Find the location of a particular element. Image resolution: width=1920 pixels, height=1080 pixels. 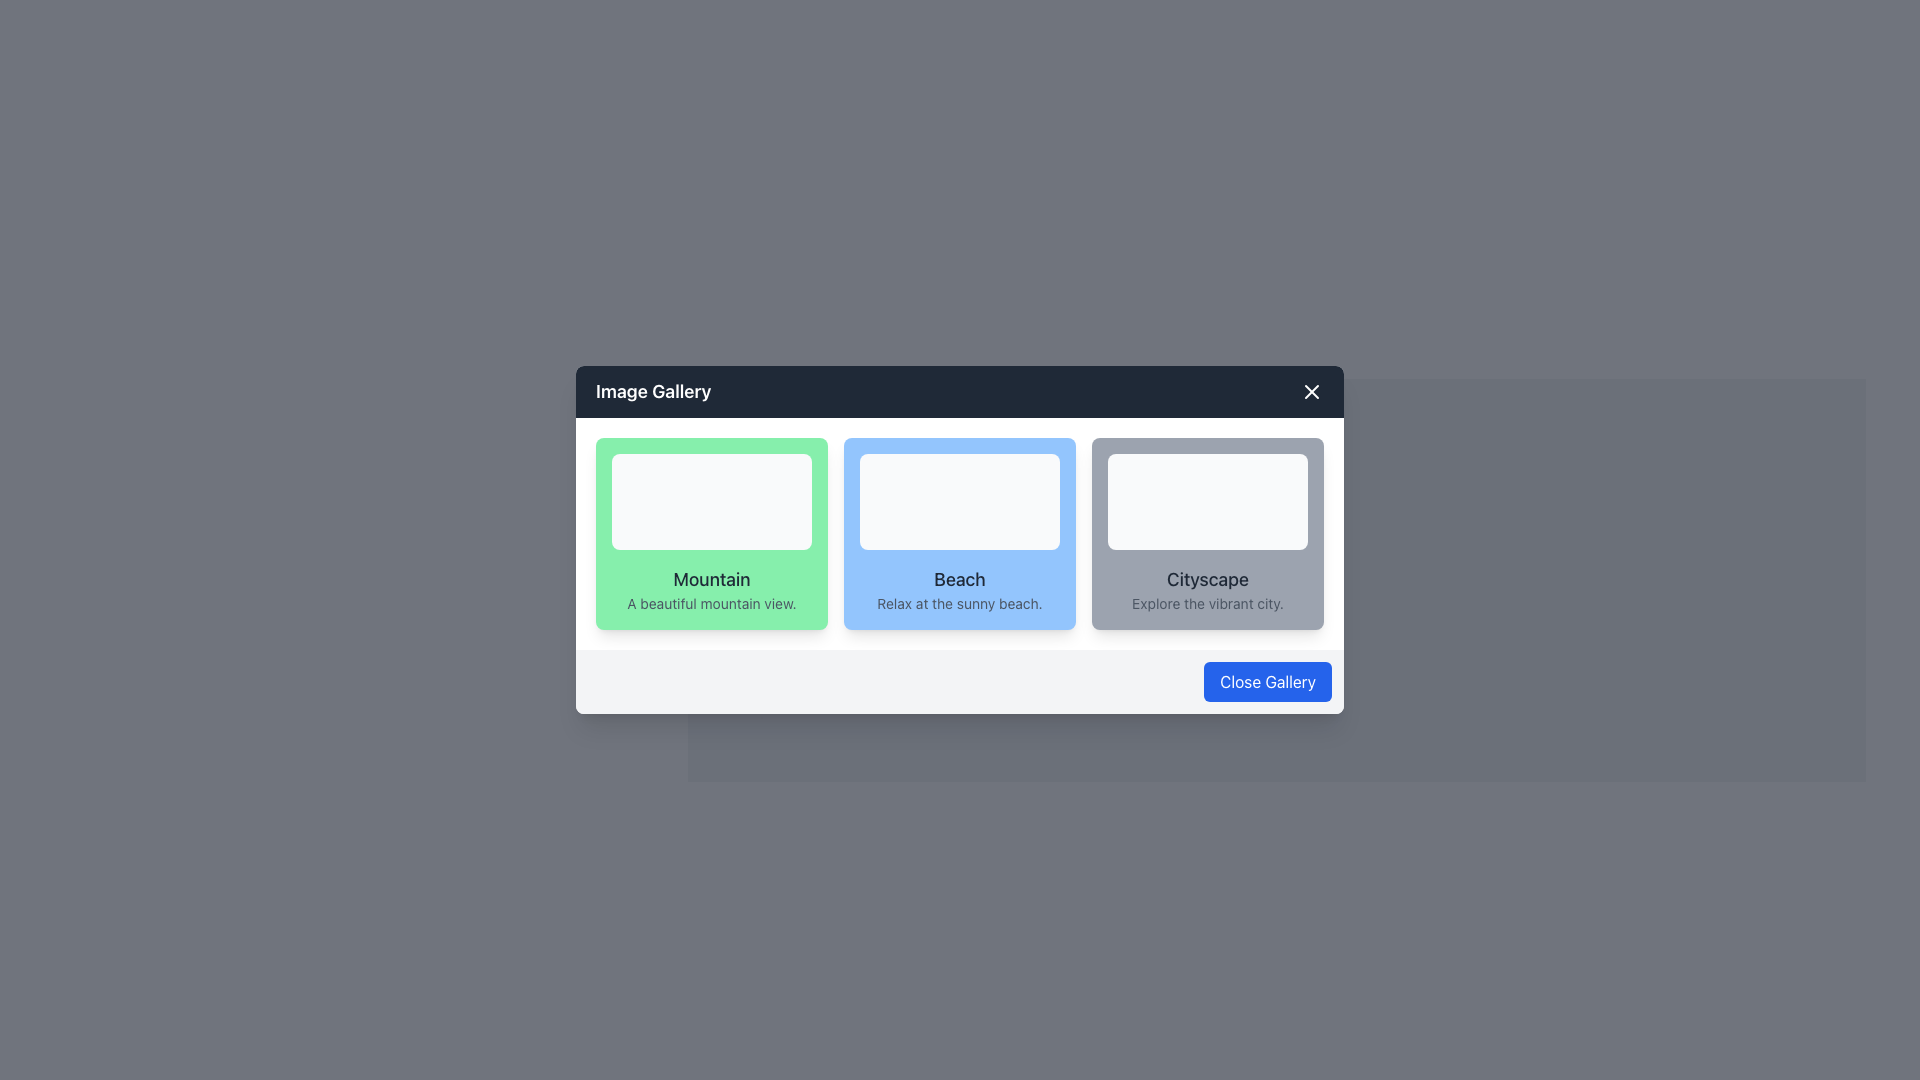

the static text element that reads 'Relax at the sunny beach.', which is located beneath the title 'Beach' and is part of a light blue card is located at coordinates (960, 603).